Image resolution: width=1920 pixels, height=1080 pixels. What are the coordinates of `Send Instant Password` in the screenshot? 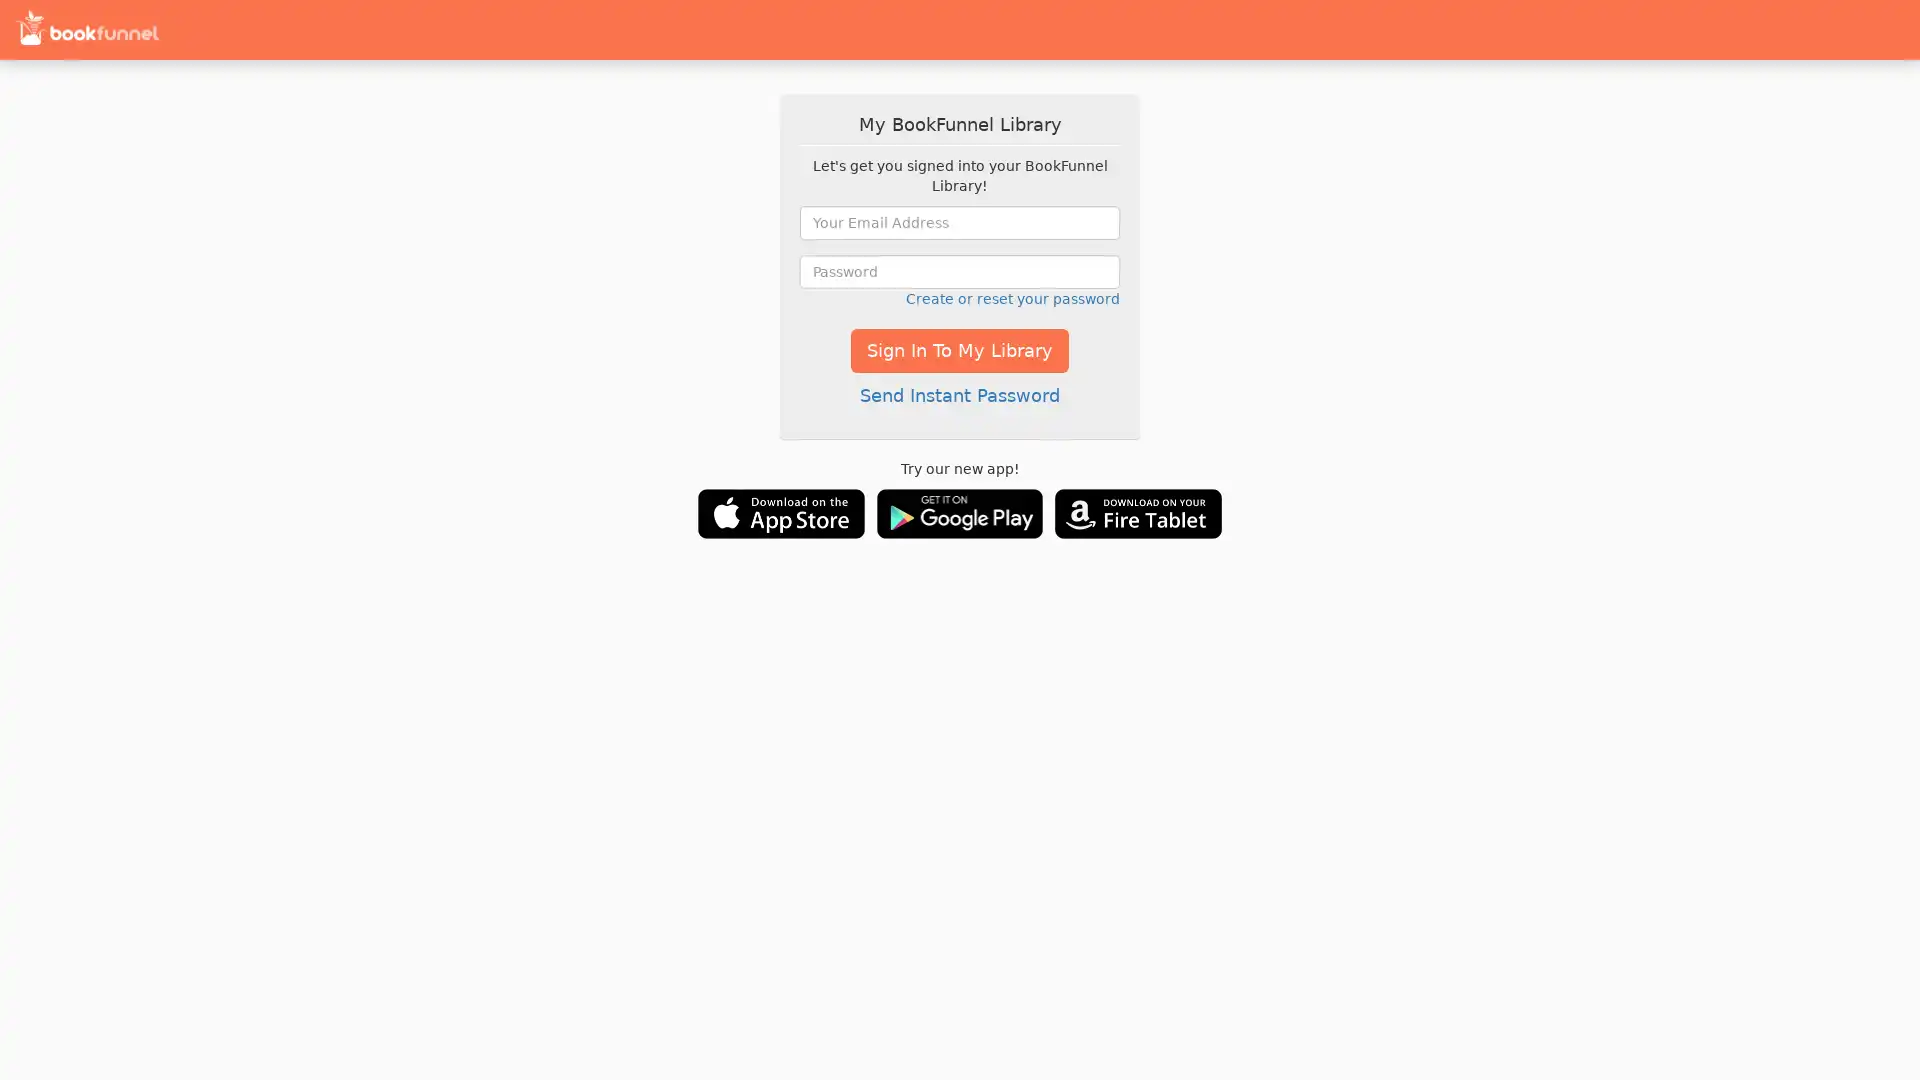 It's located at (960, 394).